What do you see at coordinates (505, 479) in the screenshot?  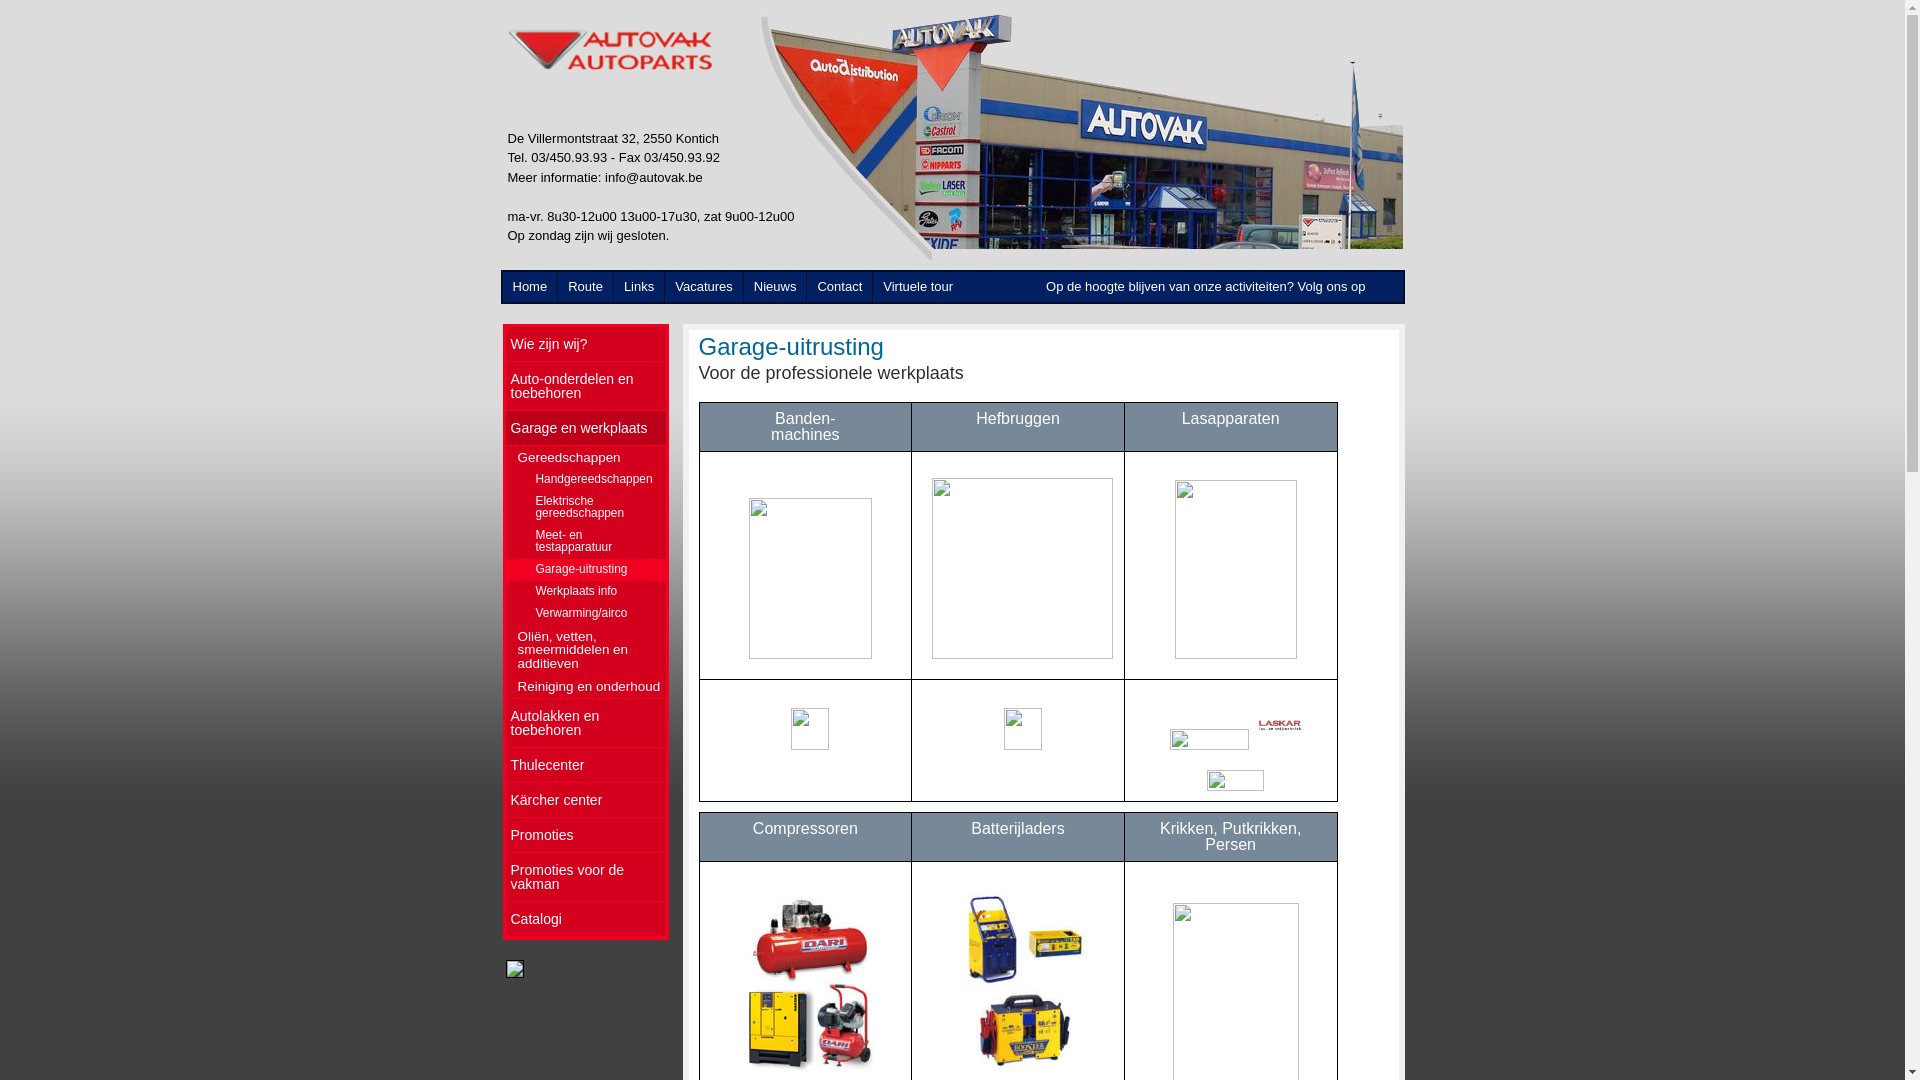 I see `'Handgereedschappen'` at bounding box center [505, 479].